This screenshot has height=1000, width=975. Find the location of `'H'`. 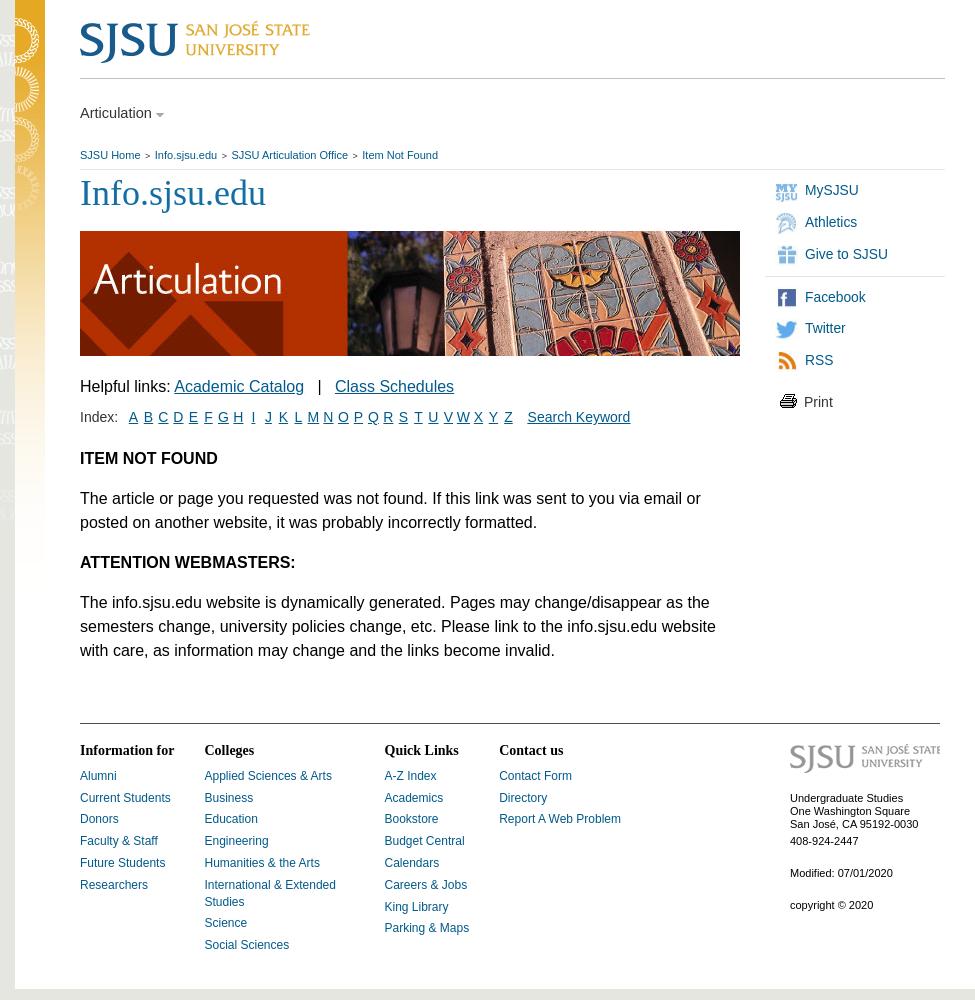

'H' is located at coordinates (237, 417).